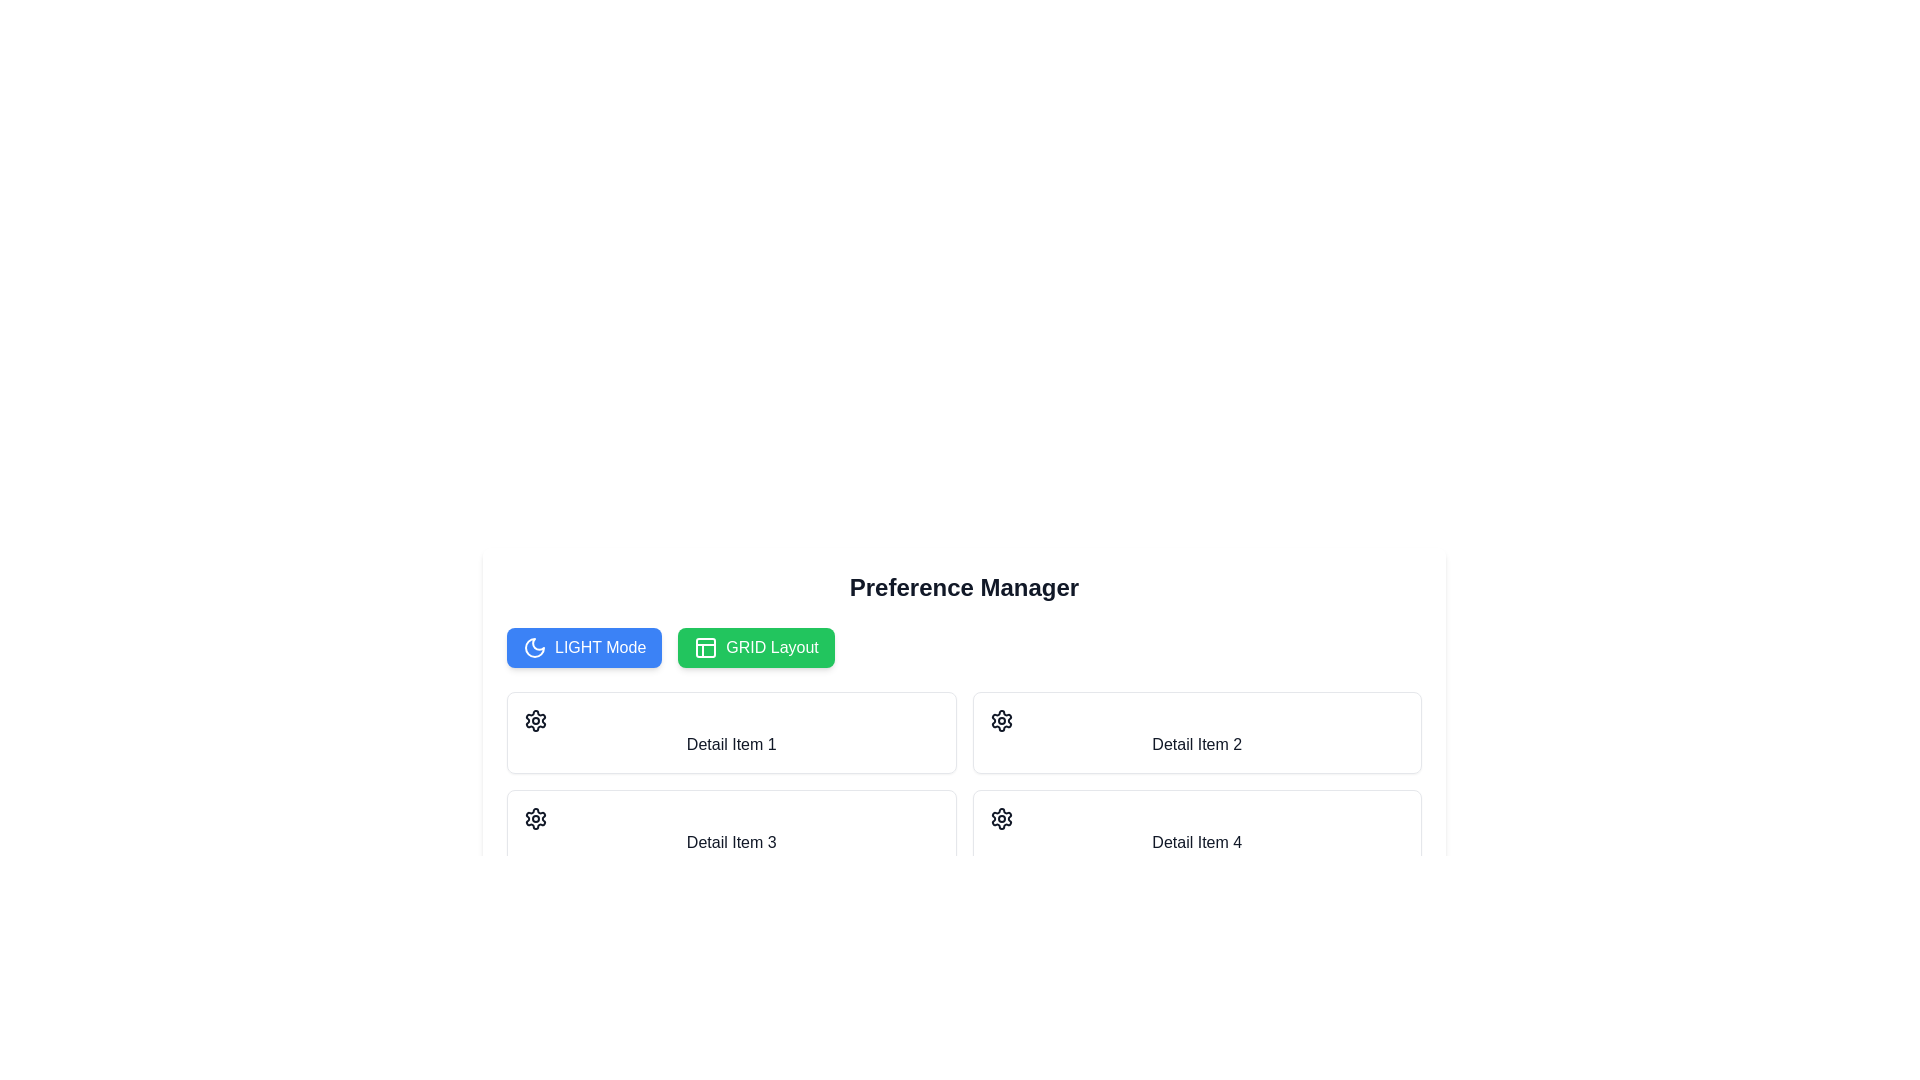  I want to click on the Text label that serves as an identifier for an option within the 'Preference Manager' interface, so click(1197, 744).